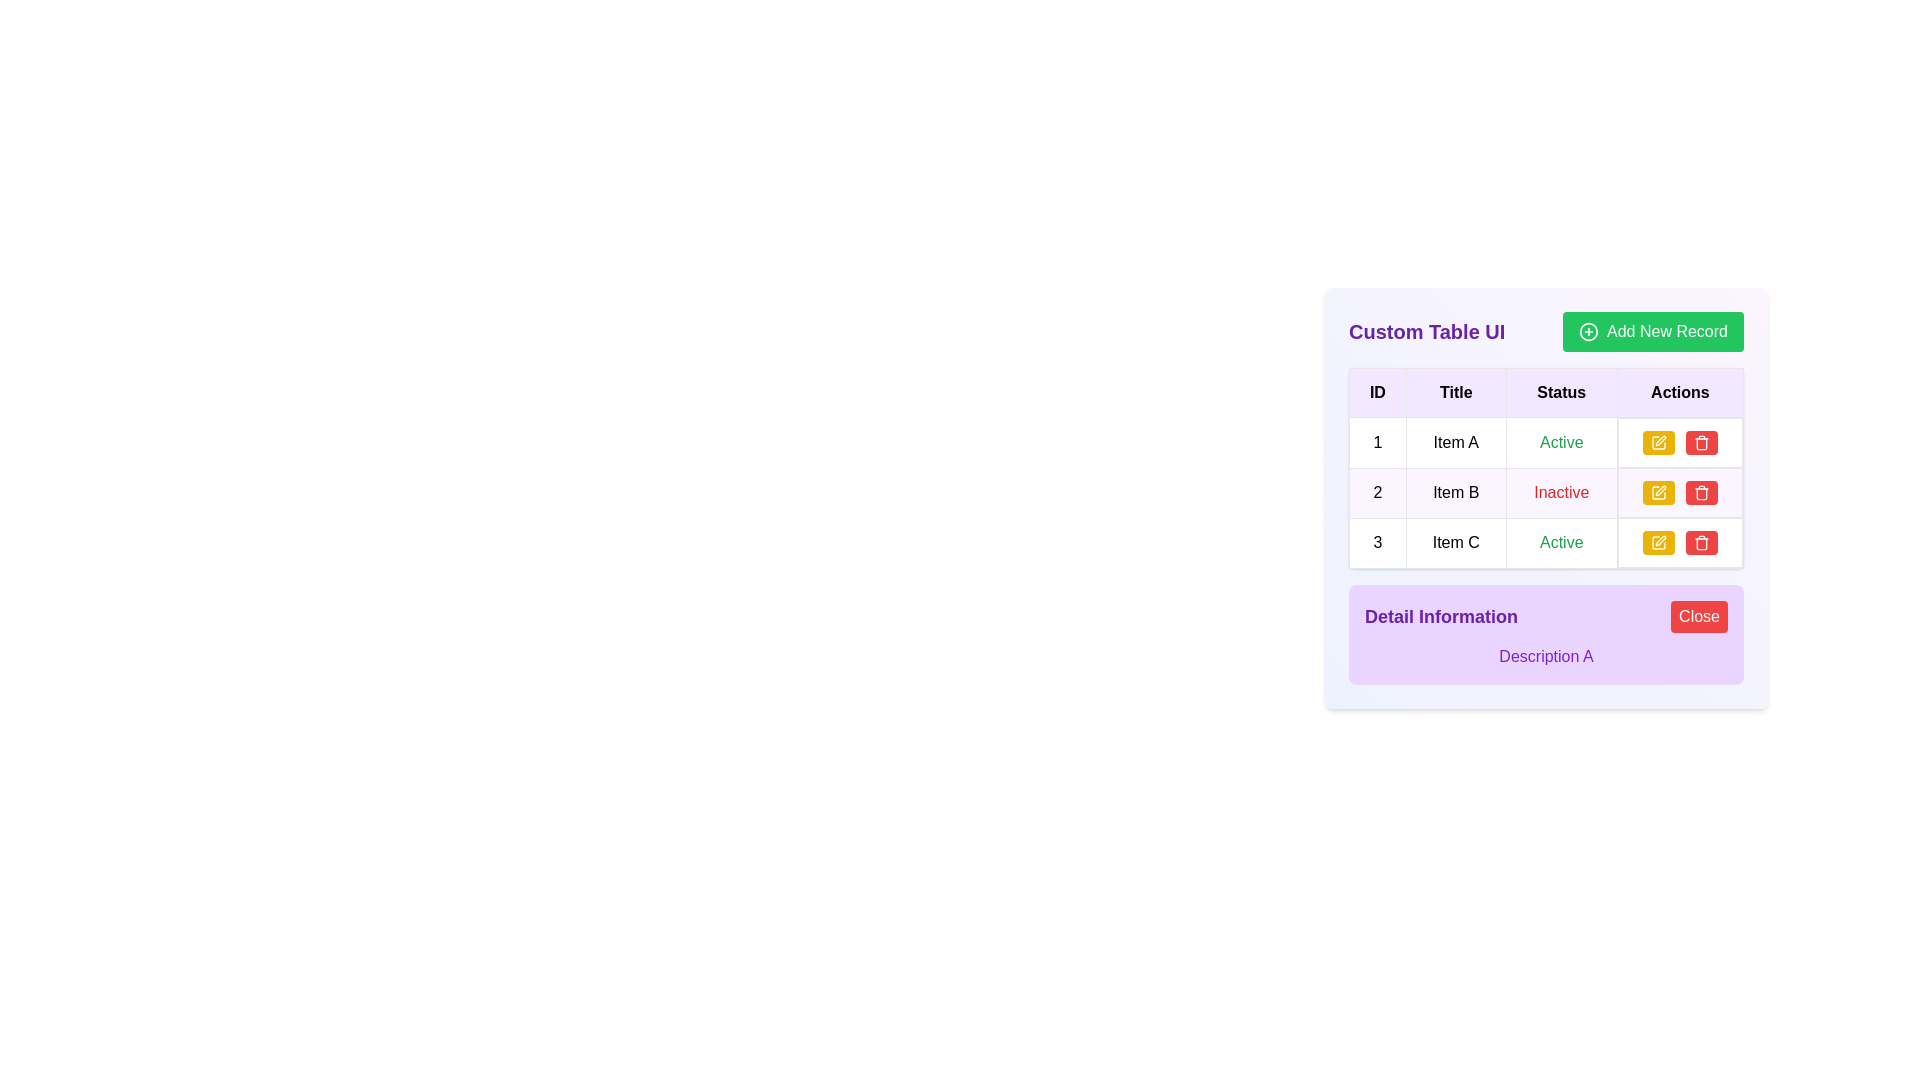 The height and width of the screenshot is (1080, 1920). What do you see at coordinates (1545, 441) in the screenshot?
I see `text content of each cell in the first row of the table, which includes the ID '1', 'Item A', and the status 'Active' in green text` at bounding box center [1545, 441].